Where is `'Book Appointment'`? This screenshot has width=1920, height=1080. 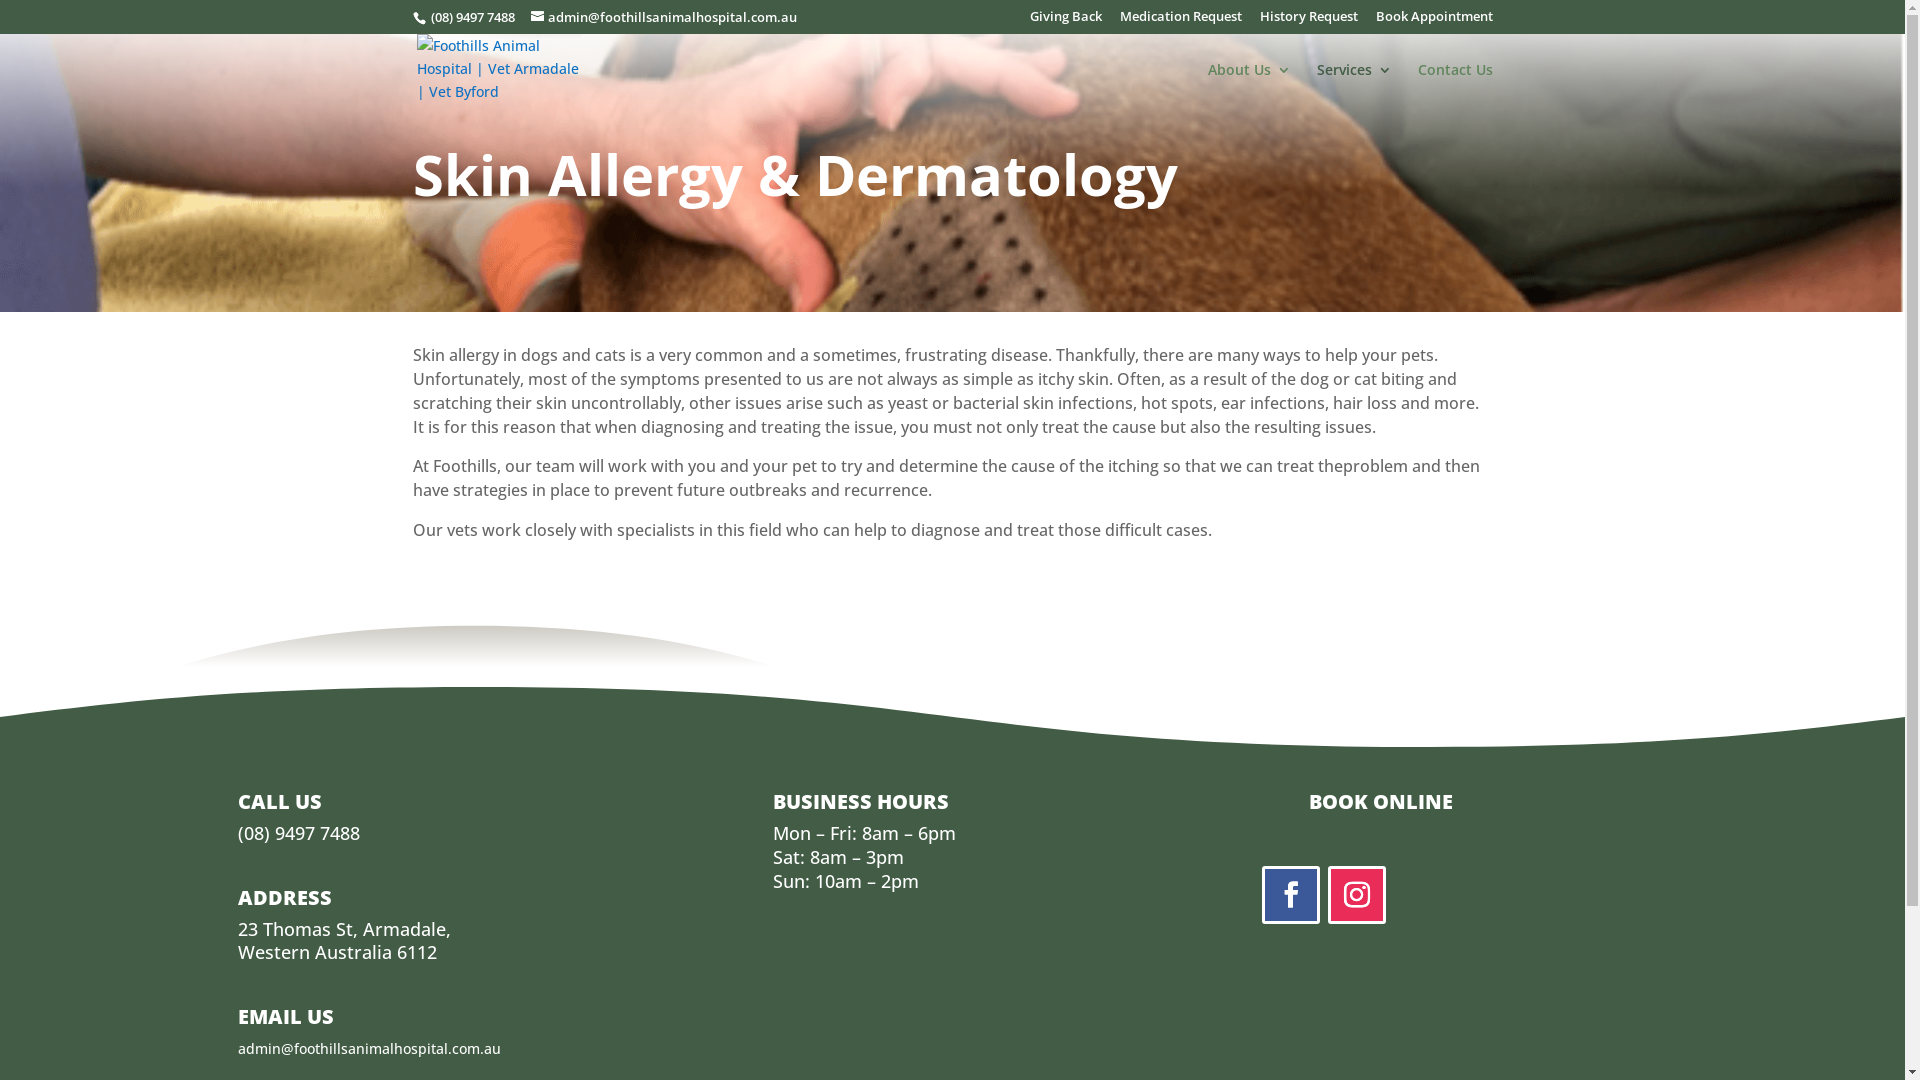 'Book Appointment' is located at coordinates (1433, 21).